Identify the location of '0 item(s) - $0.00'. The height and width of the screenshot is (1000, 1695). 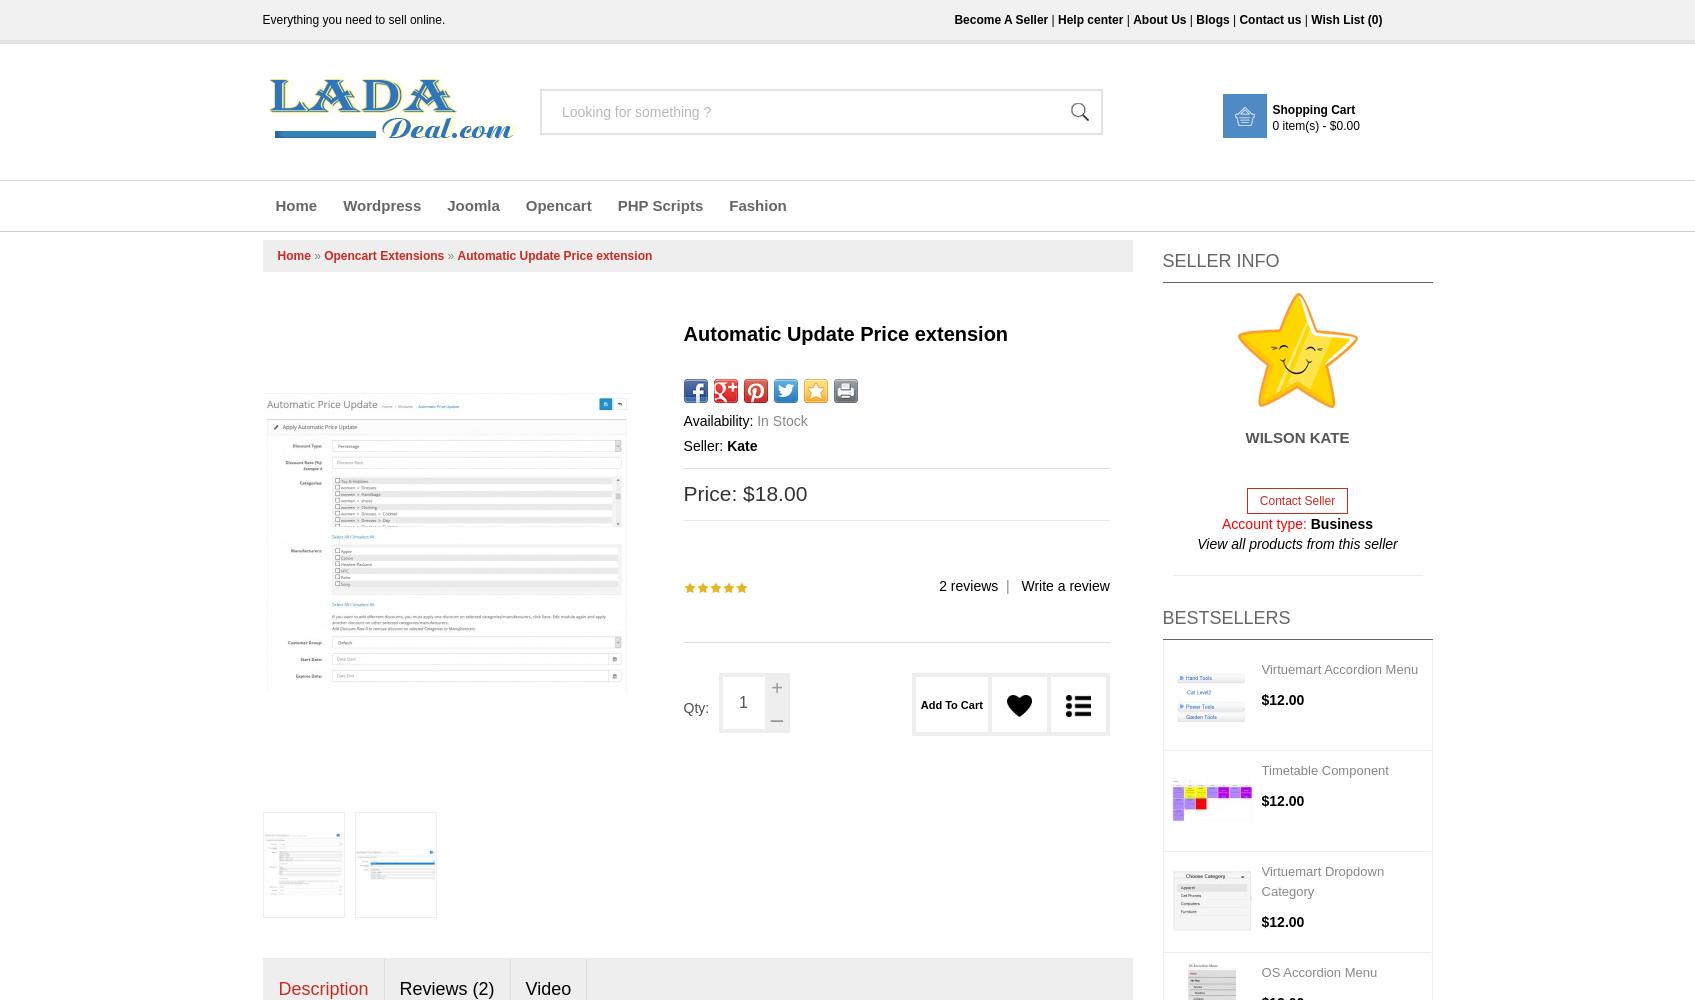
(1315, 126).